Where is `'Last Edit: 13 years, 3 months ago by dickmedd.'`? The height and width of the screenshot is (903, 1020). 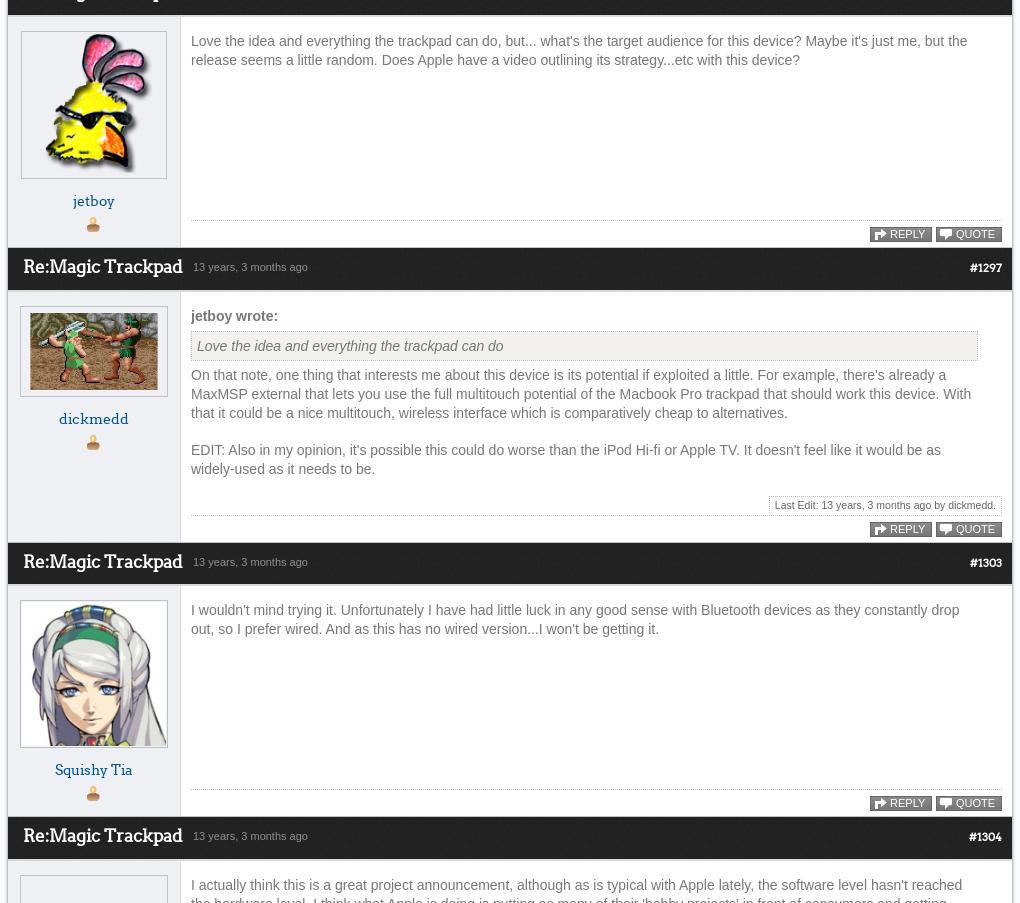 'Last Edit: 13 years, 3 months ago by dickmedd.' is located at coordinates (883, 503).